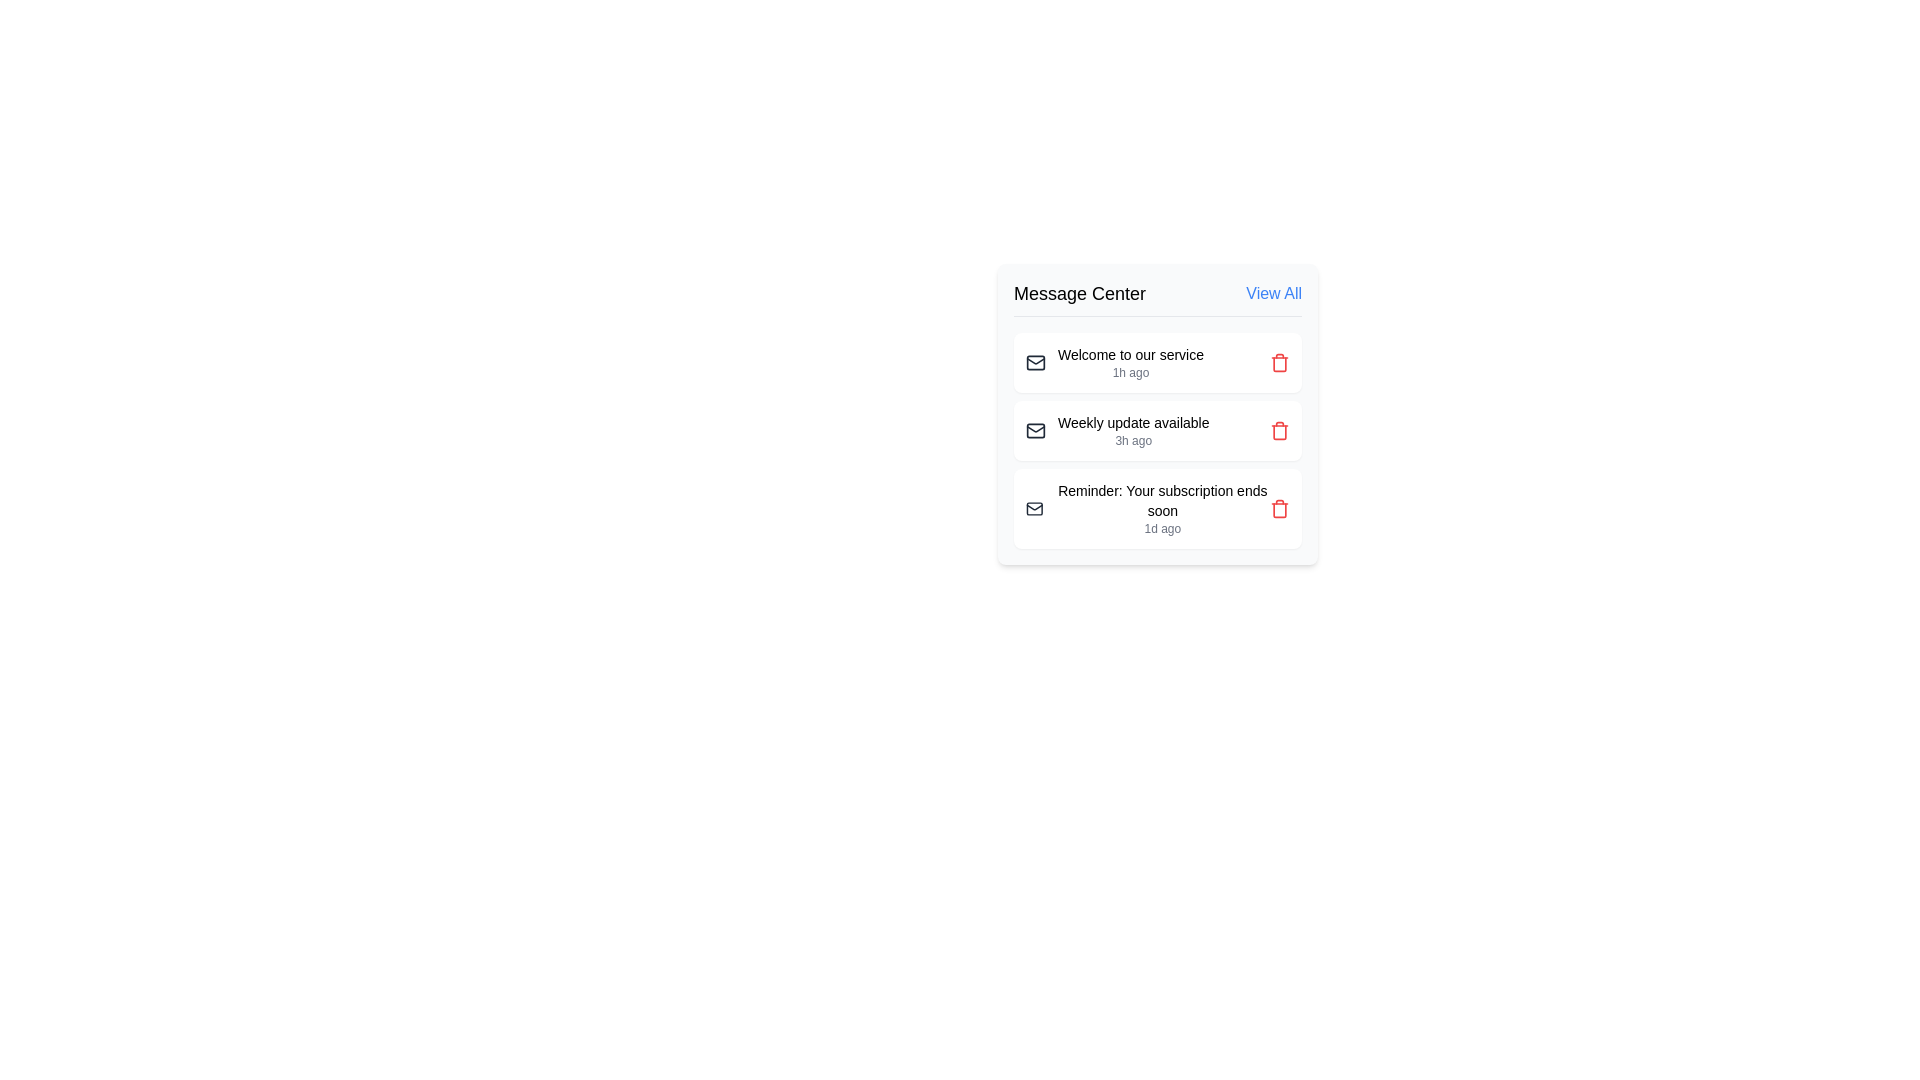 This screenshot has height=1080, width=1920. I want to click on the main body of the trash can icon, which is part of the SVG representation indicating a delete action for the notification titled 'Weekly update available' in the second entry of the notifications list, so click(1280, 431).